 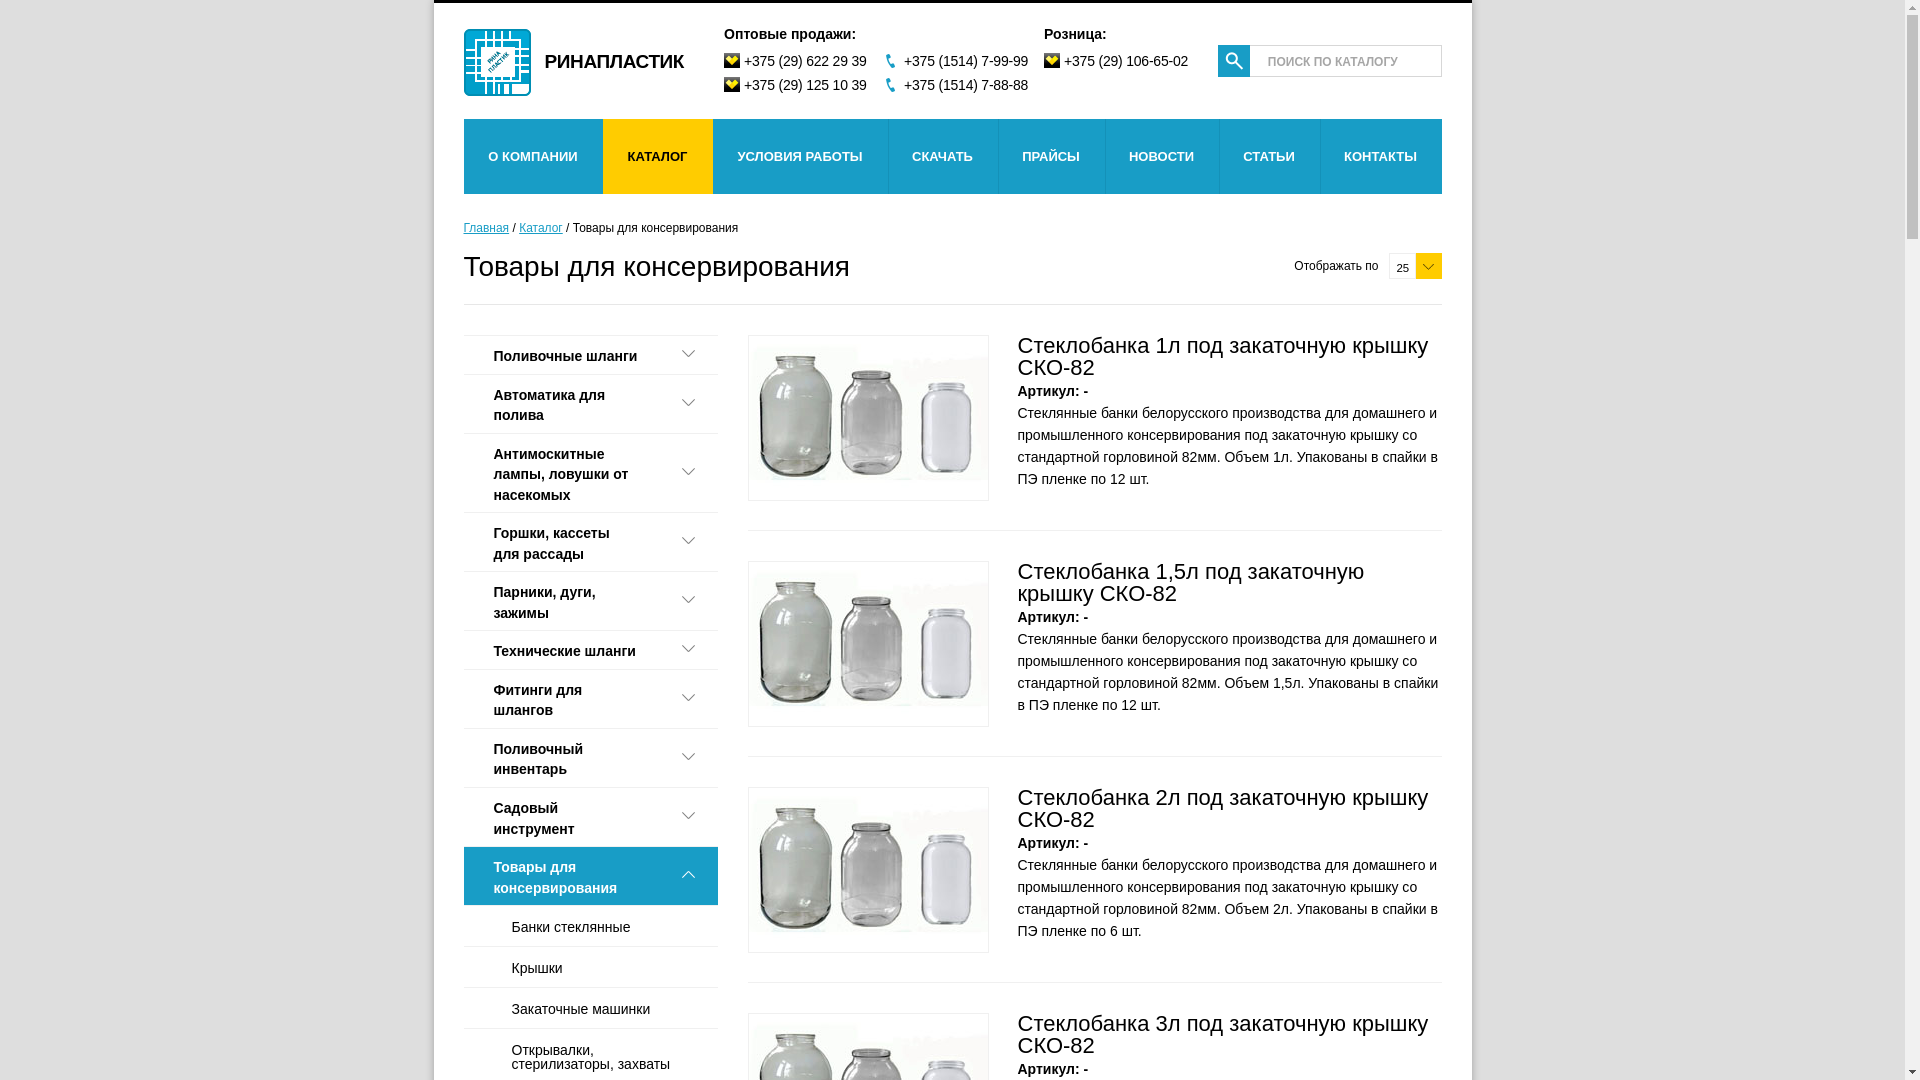 What do you see at coordinates (1123, 60) in the screenshot?
I see `'+375 (29) 106-65-02'` at bounding box center [1123, 60].